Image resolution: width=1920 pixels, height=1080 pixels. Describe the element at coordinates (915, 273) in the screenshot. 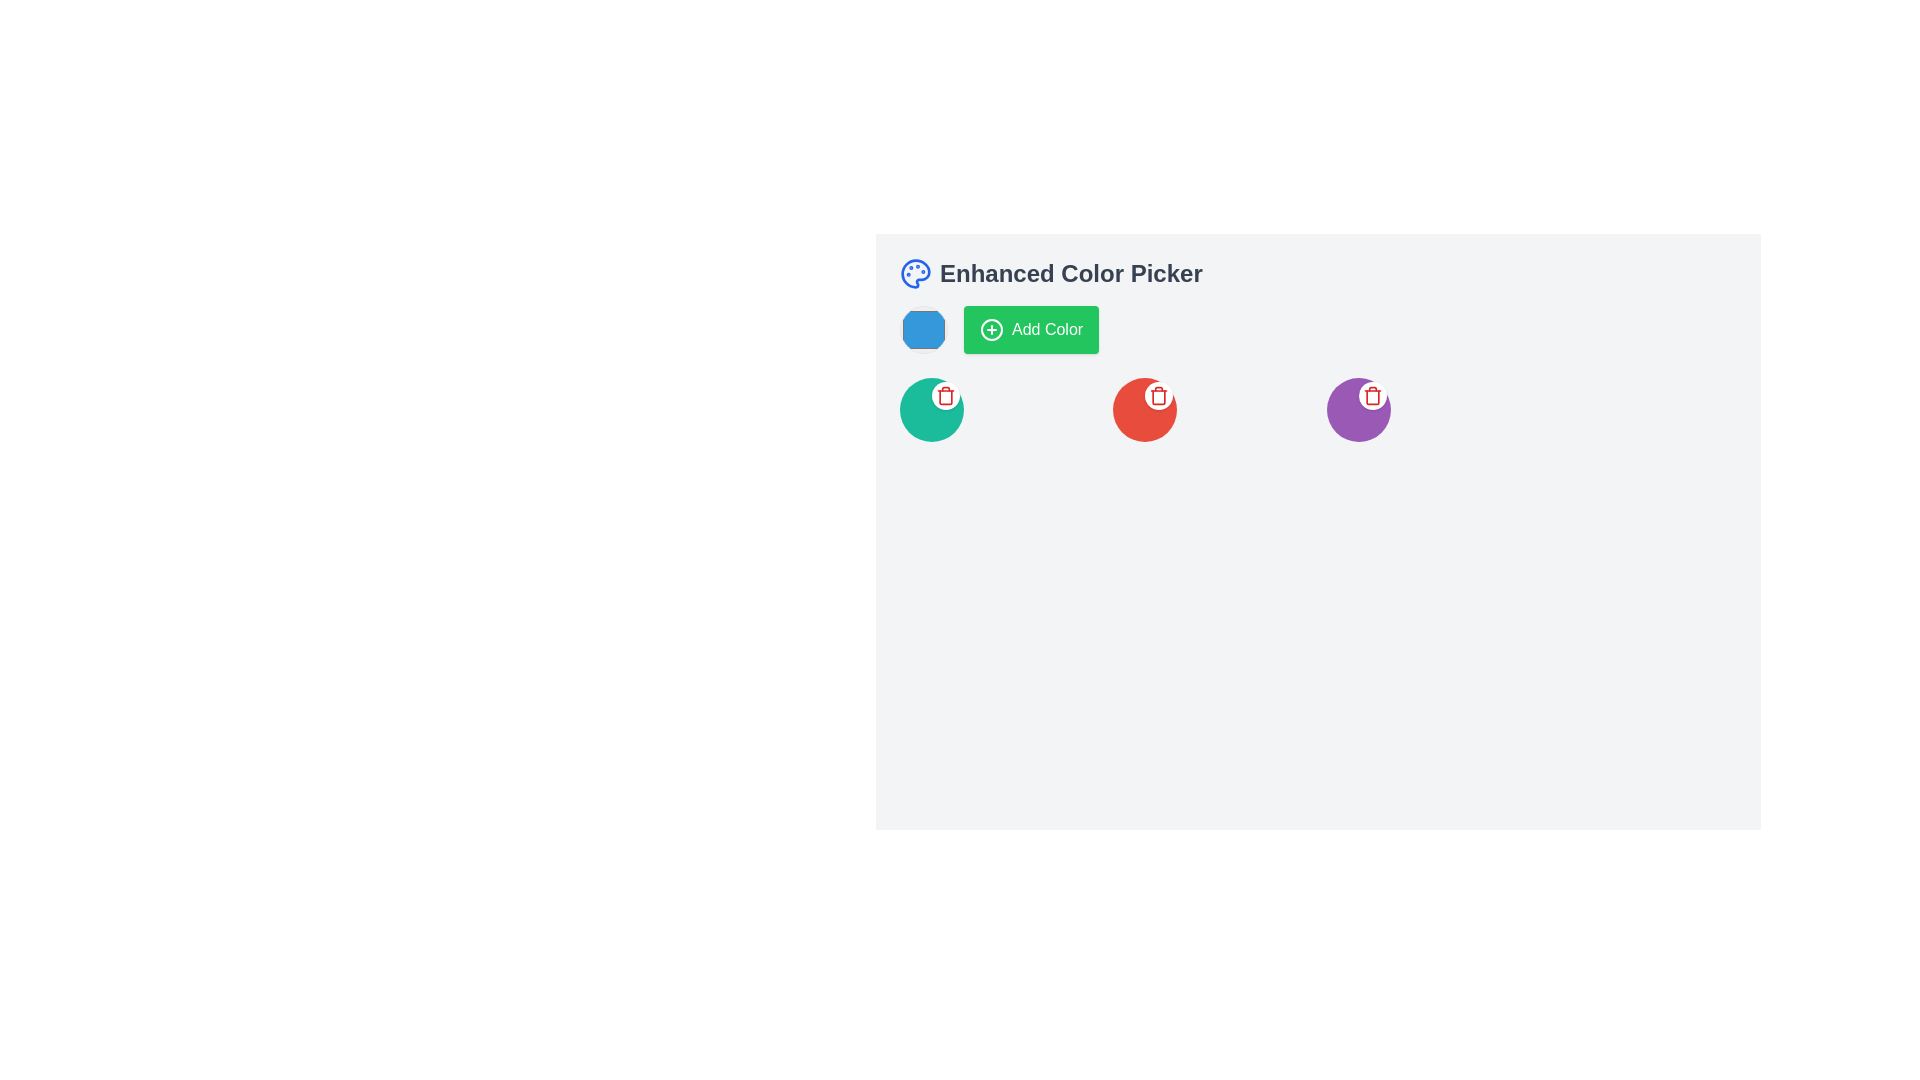

I see `the blue color palette icon that features a circular arrangement of paint dabs, located above the 'Enhanced Color Picker' text to explore context menu options` at that location.